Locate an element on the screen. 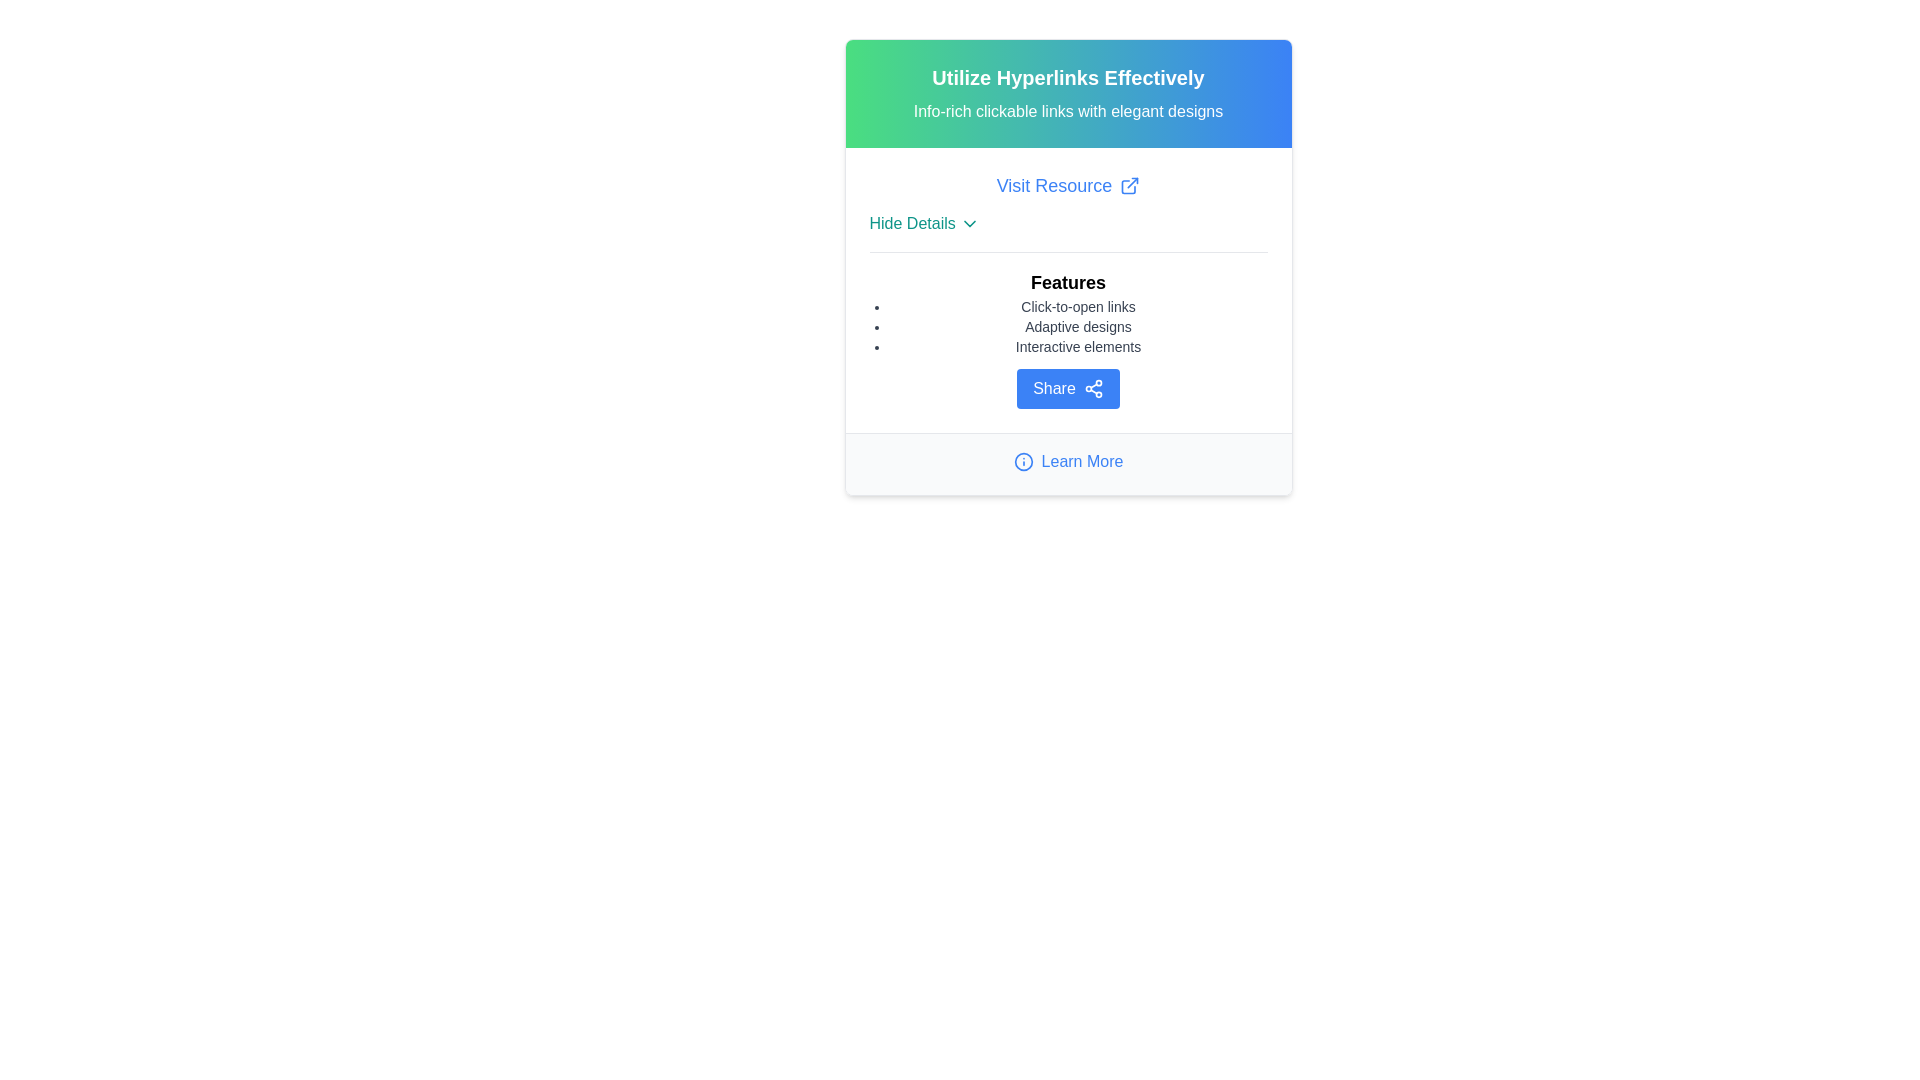  the interactive hyperlink labeled 'Learn More' with an accompanying icon, which is styled in blue and located at the bottom center of the card layout is located at coordinates (1067, 463).